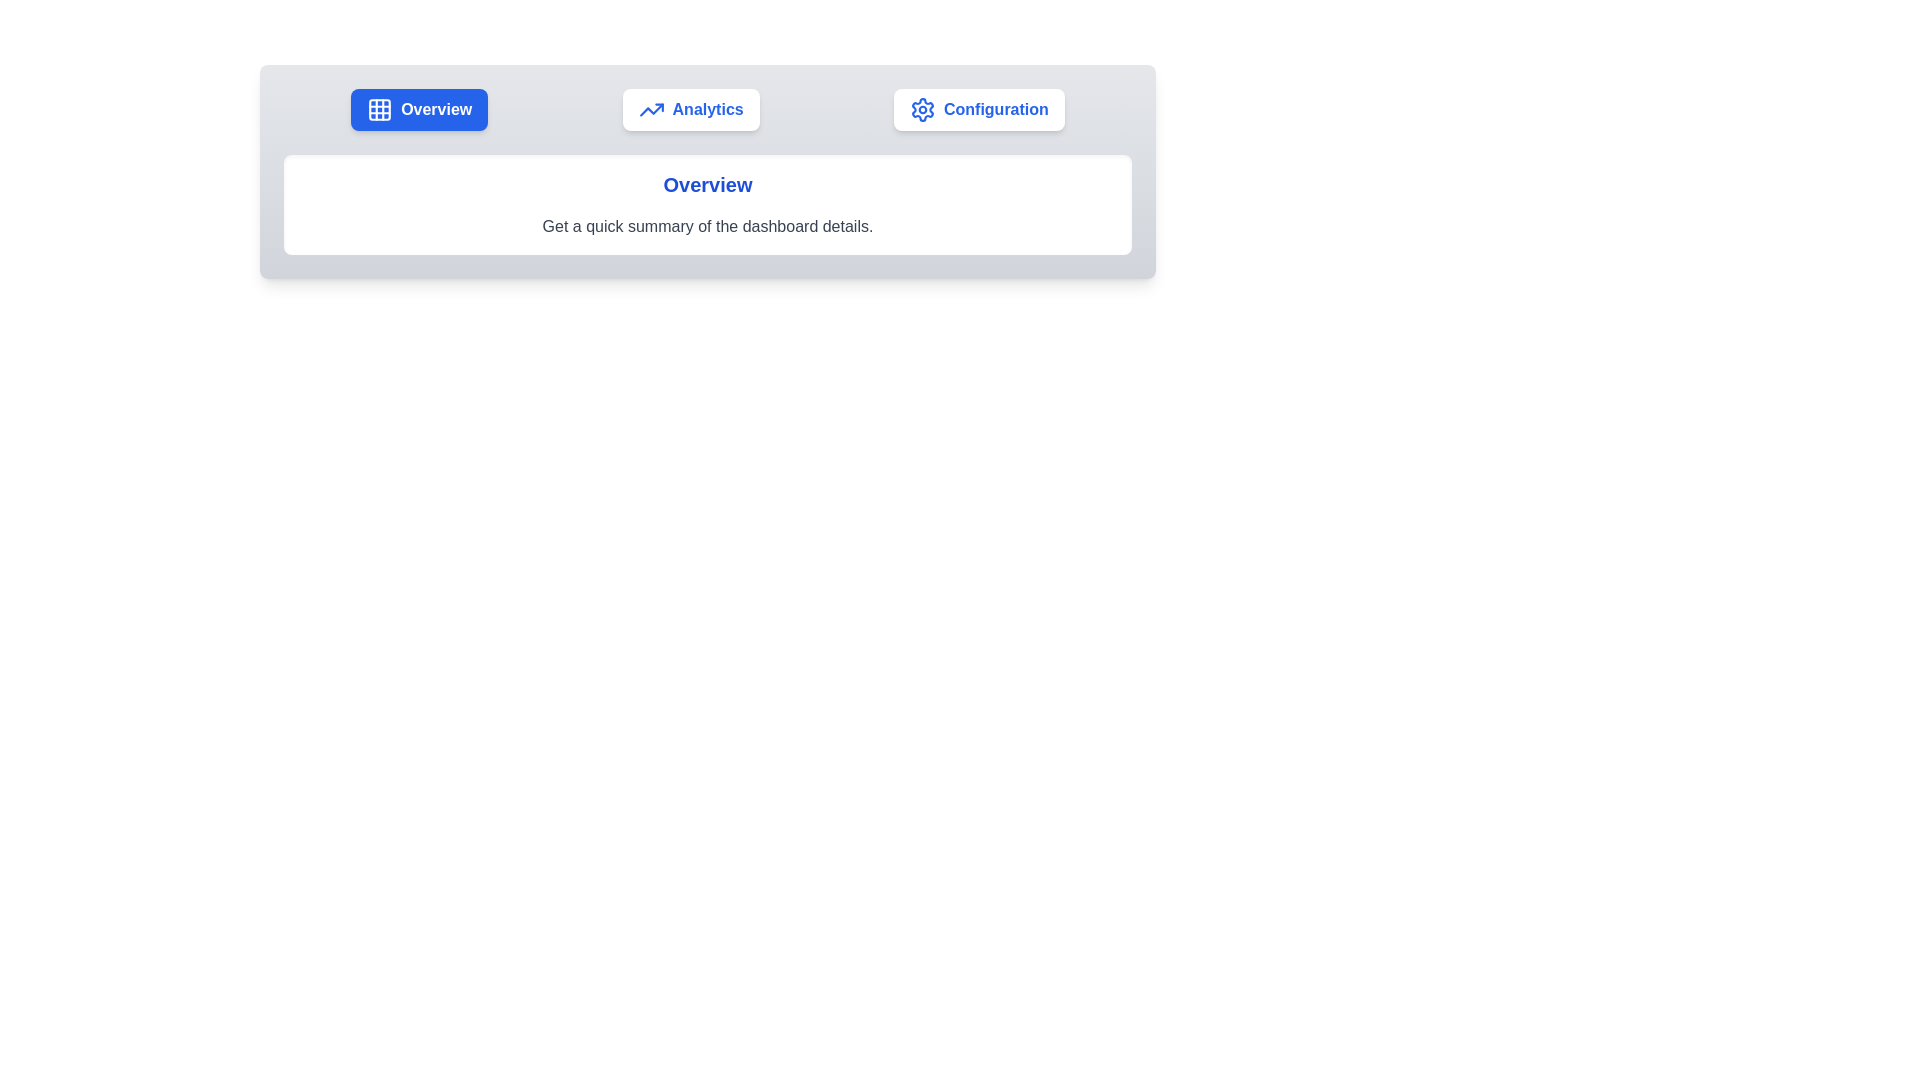 This screenshot has width=1920, height=1080. I want to click on the Analytics tab by clicking on it, so click(691, 110).